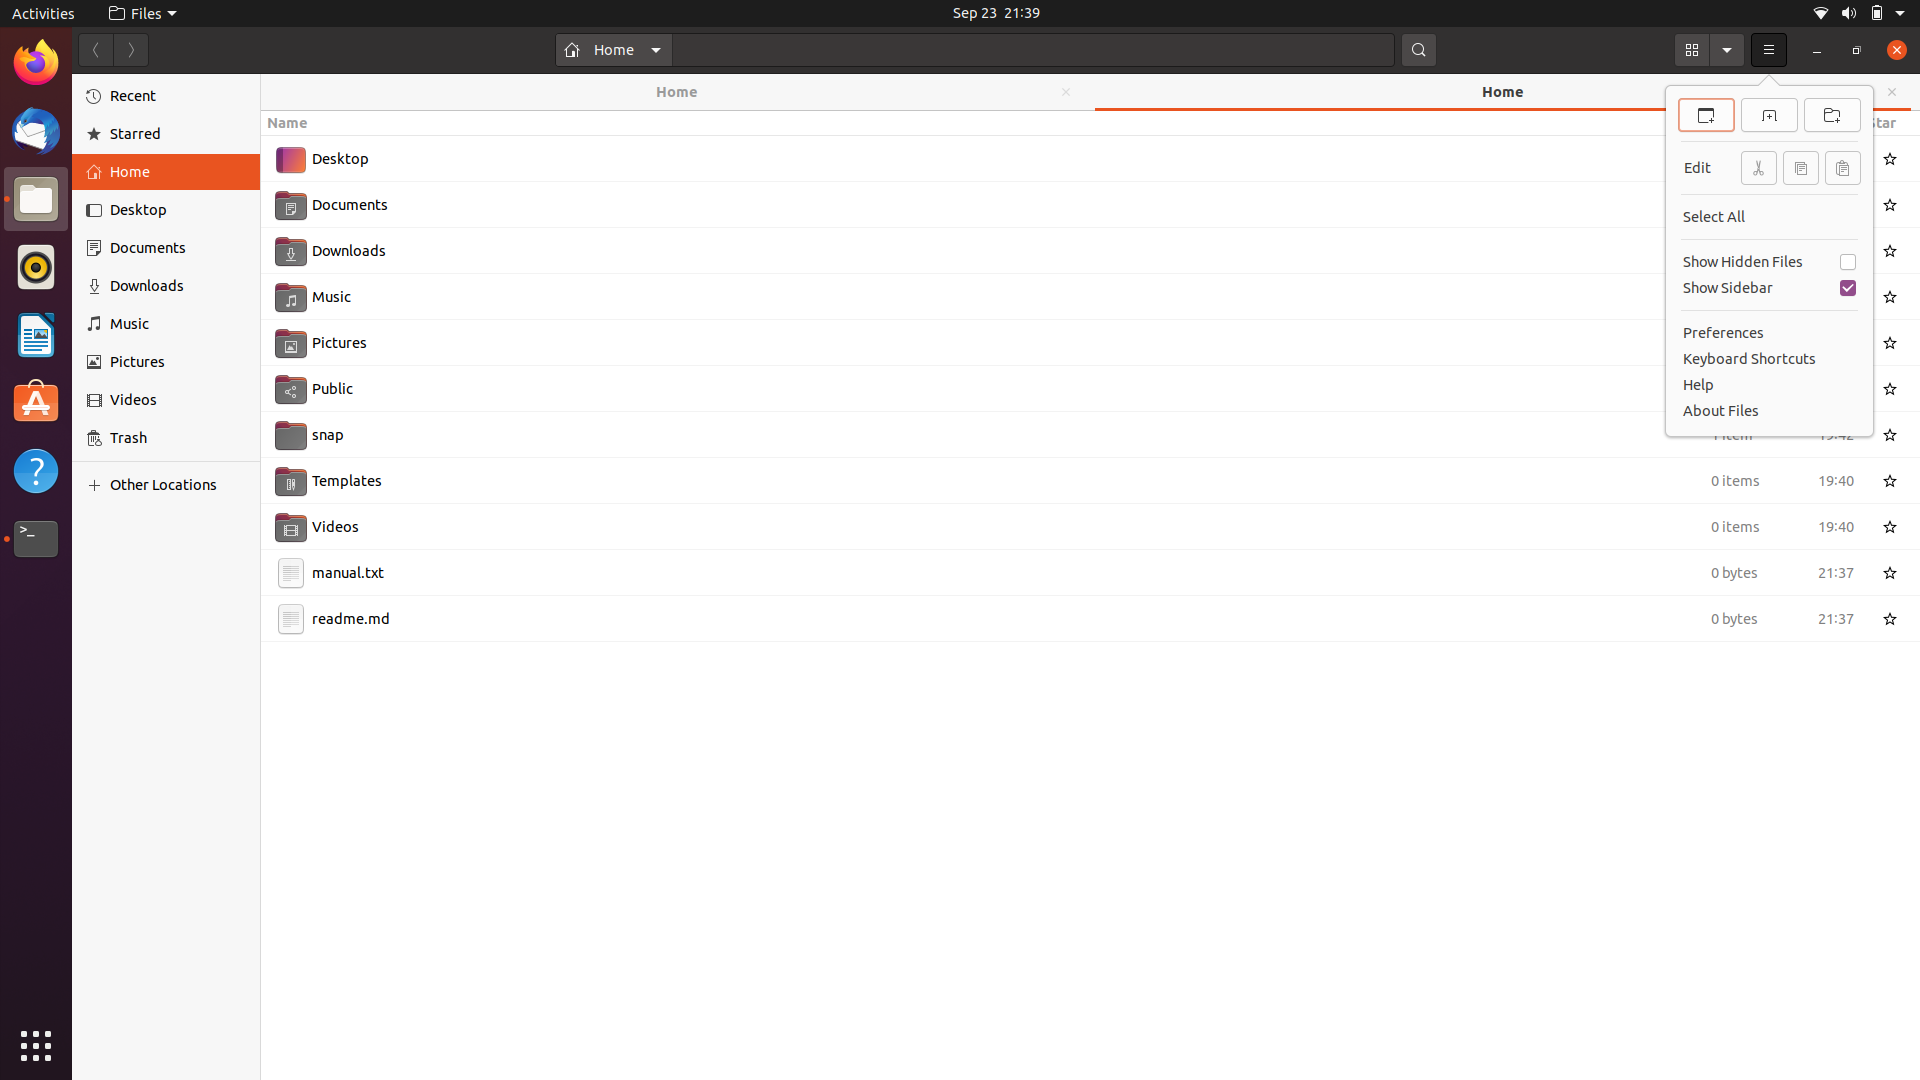 This screenshot has width=1920, height=1080. I want to click on Create a new directory using keyboard and mouse, so click(1833, 113).